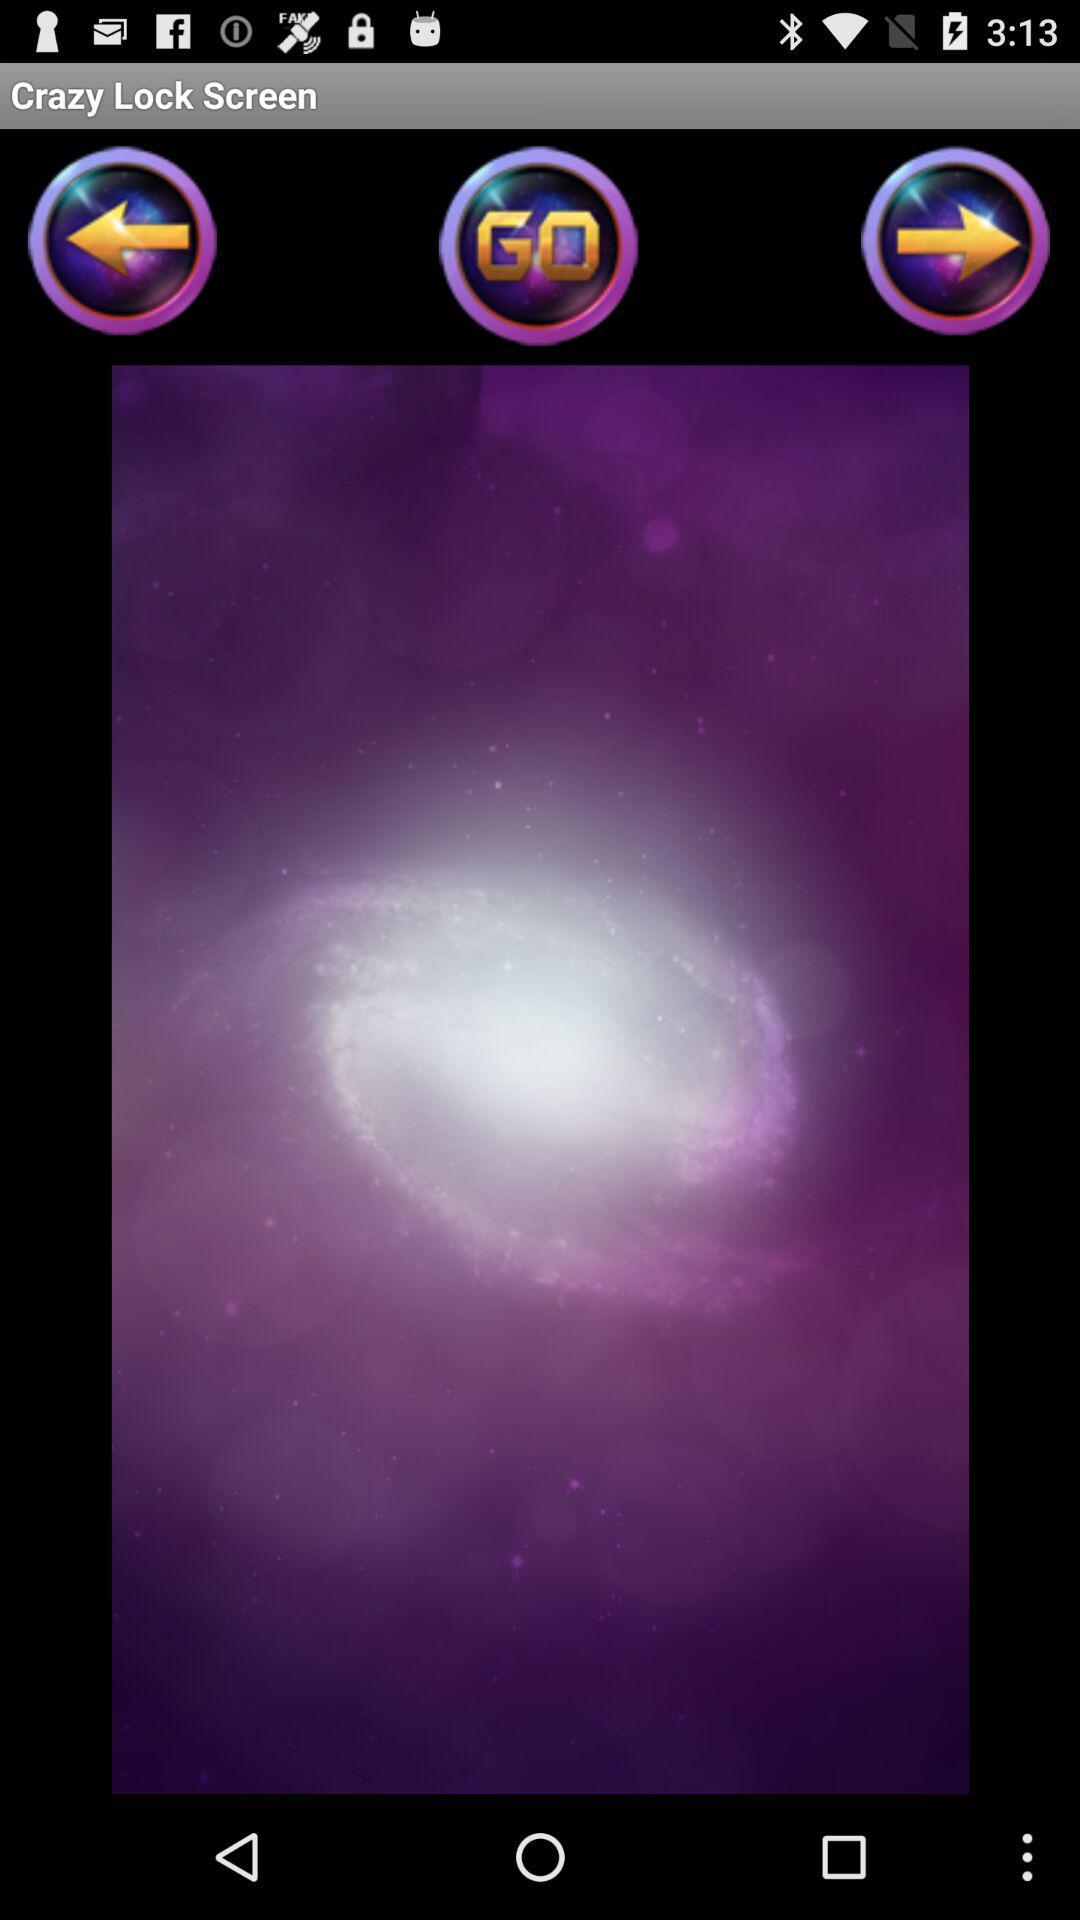 This screenshot has height=1920, width=1080. I want to click on go back, so click(123, 246).